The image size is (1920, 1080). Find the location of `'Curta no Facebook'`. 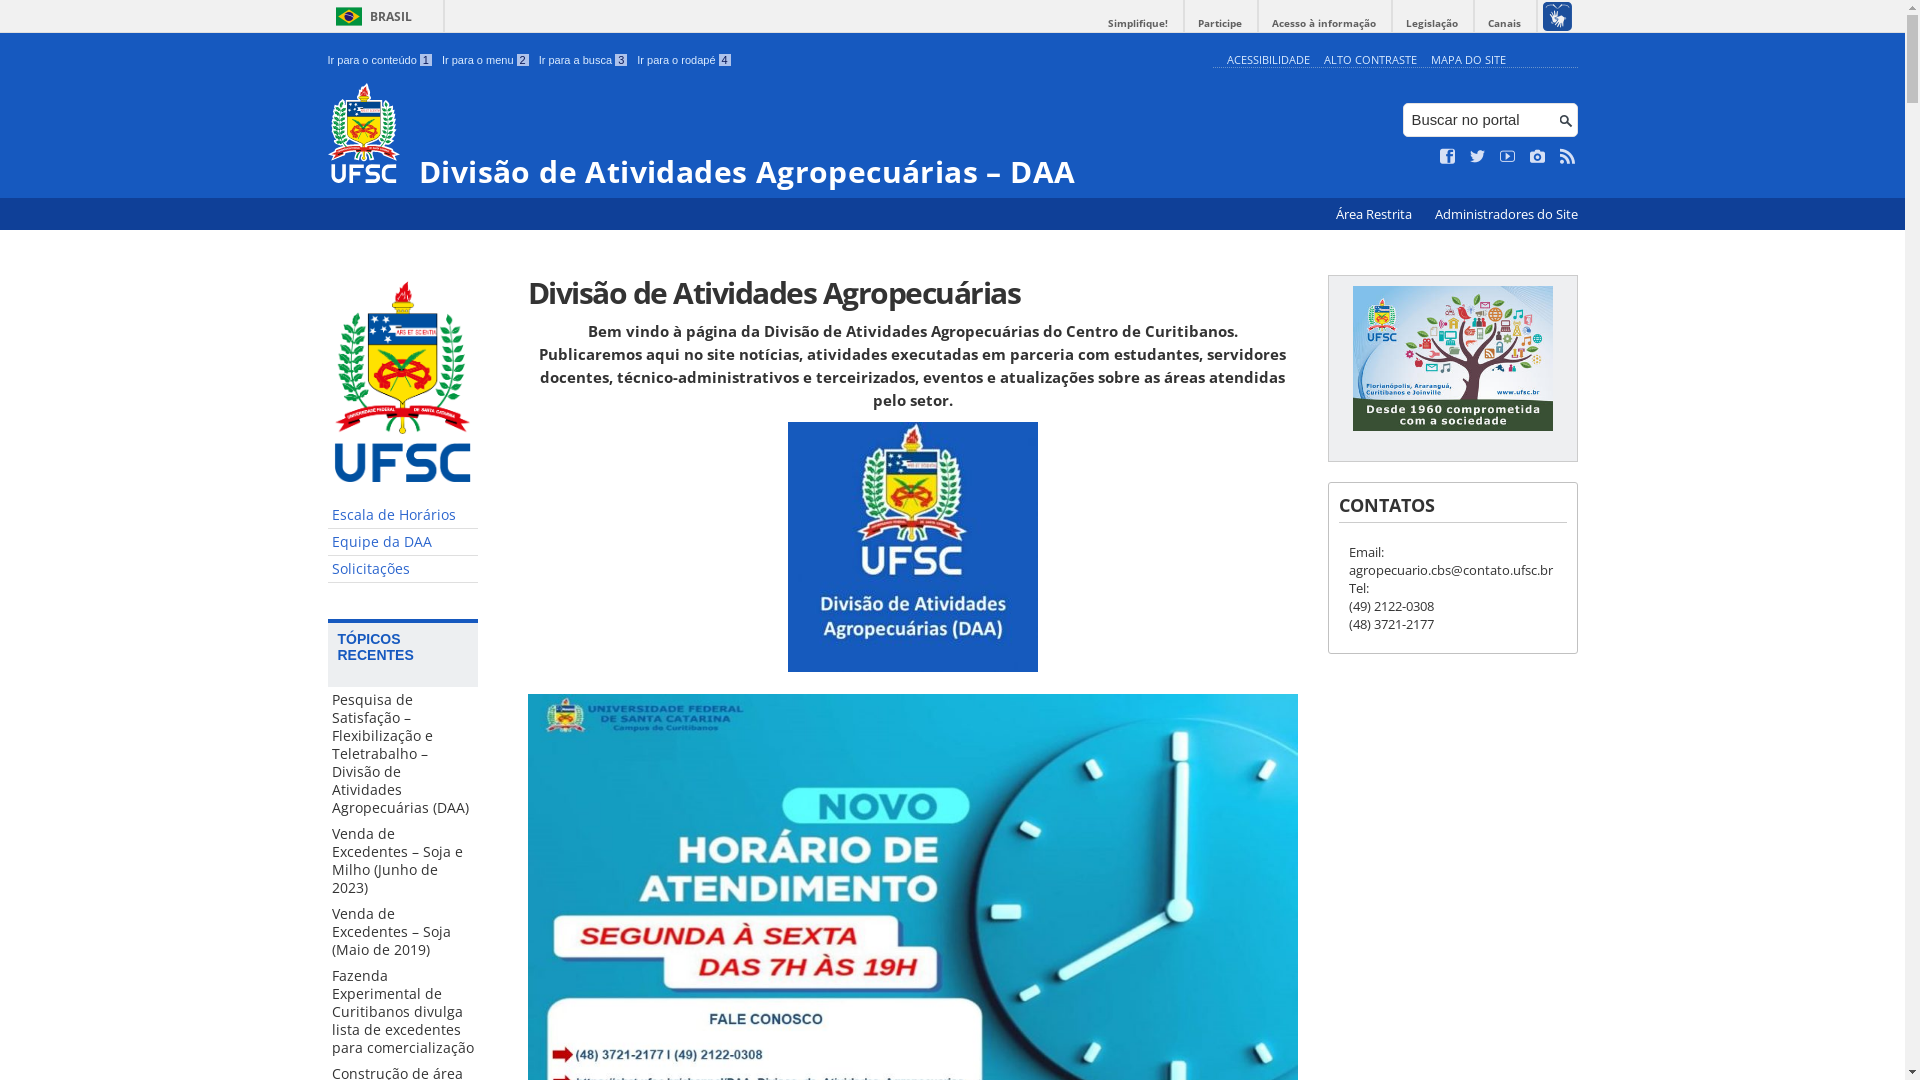

'Curta no Facebook' is located at coordinates (1448, 156).